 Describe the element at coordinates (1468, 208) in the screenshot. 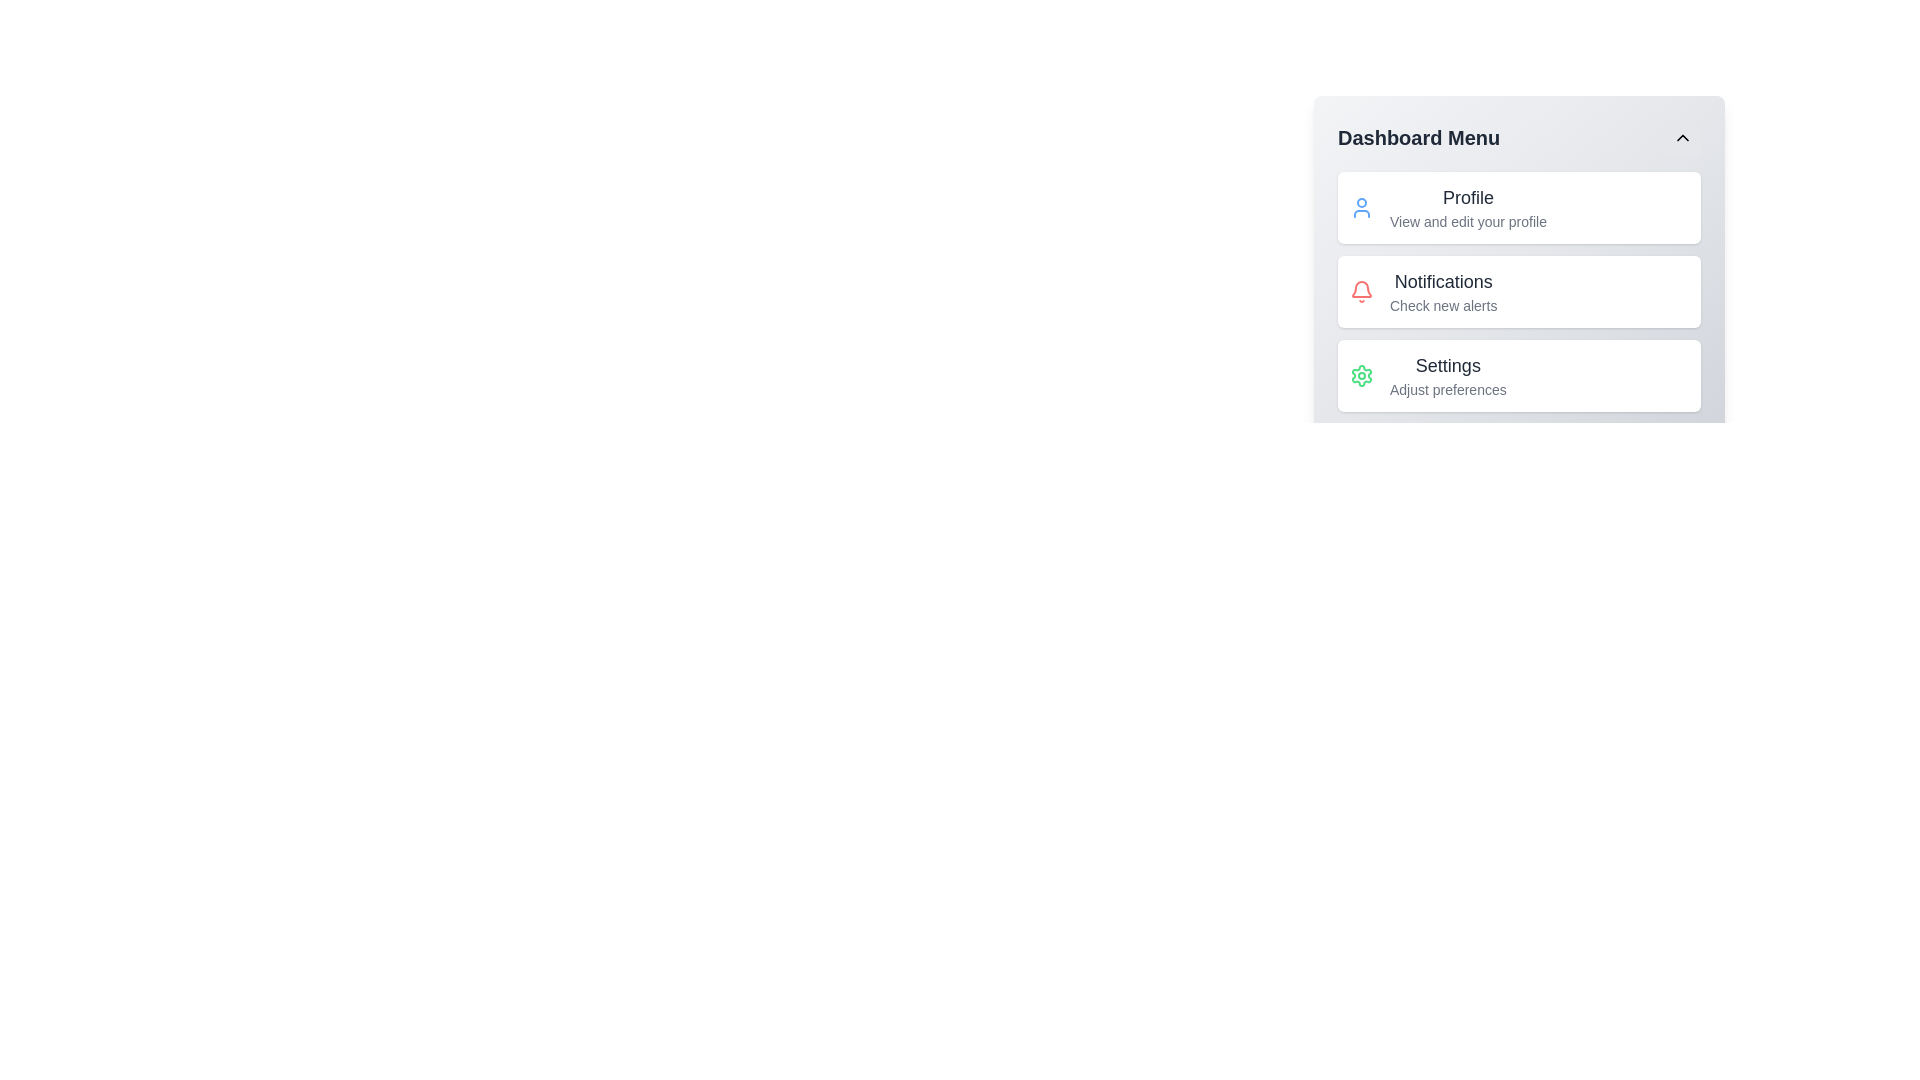

I see `the menu item labeled Profile to view its tooltip` at that location.